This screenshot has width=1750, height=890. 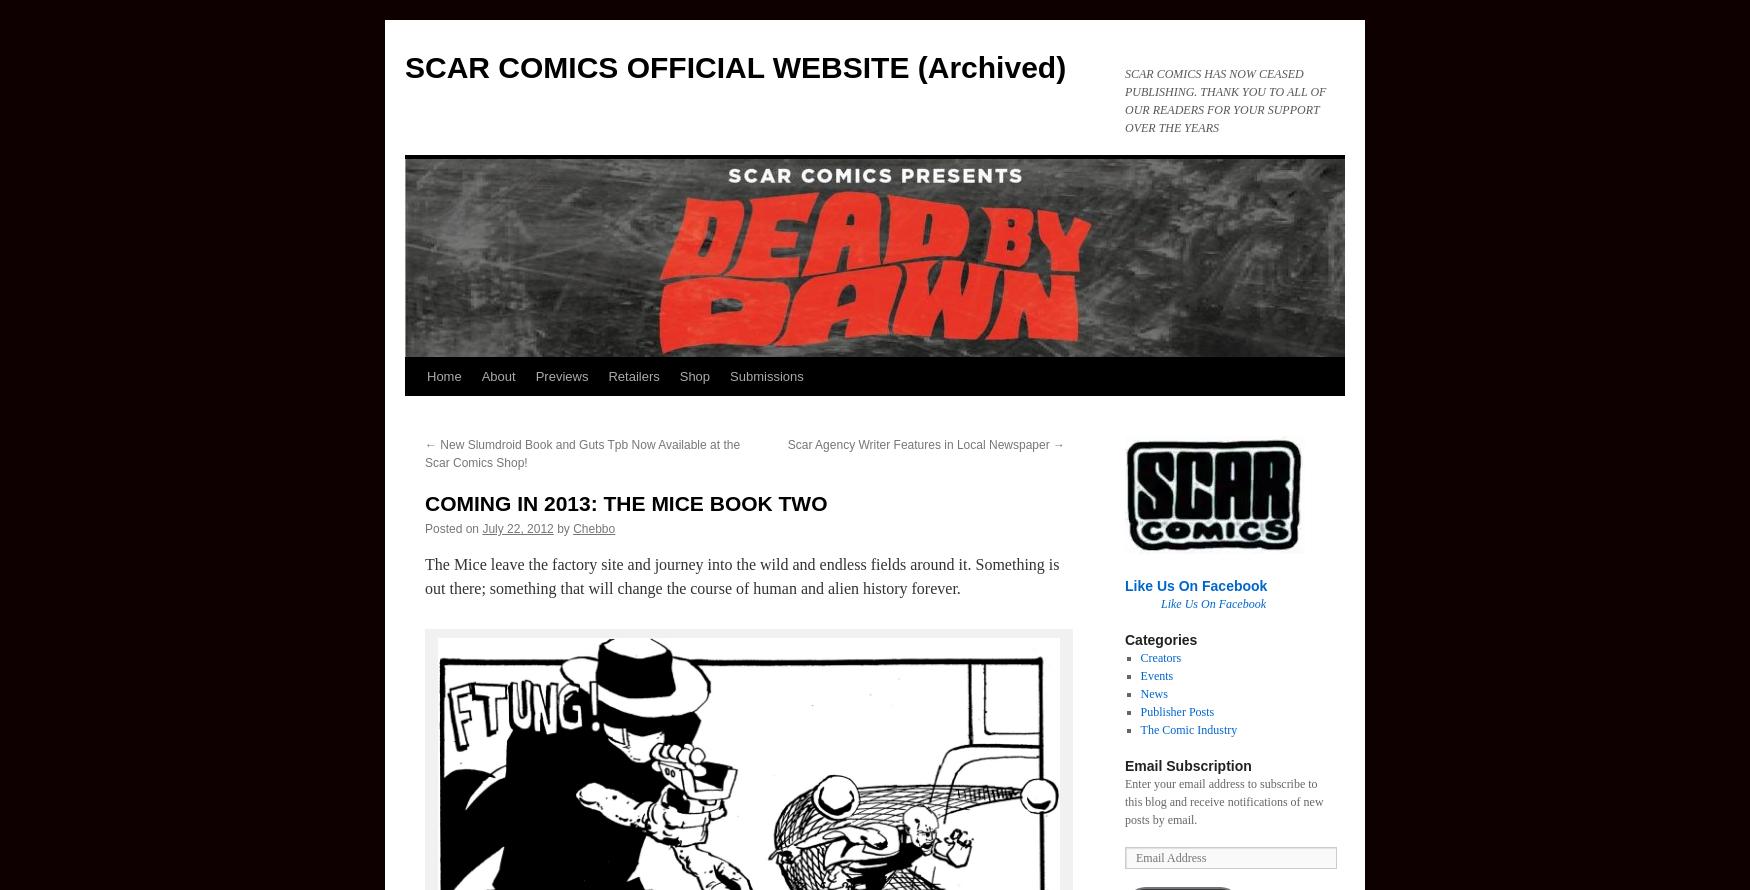 I want to click on 'Chebbo', so click(x=593, y=528).